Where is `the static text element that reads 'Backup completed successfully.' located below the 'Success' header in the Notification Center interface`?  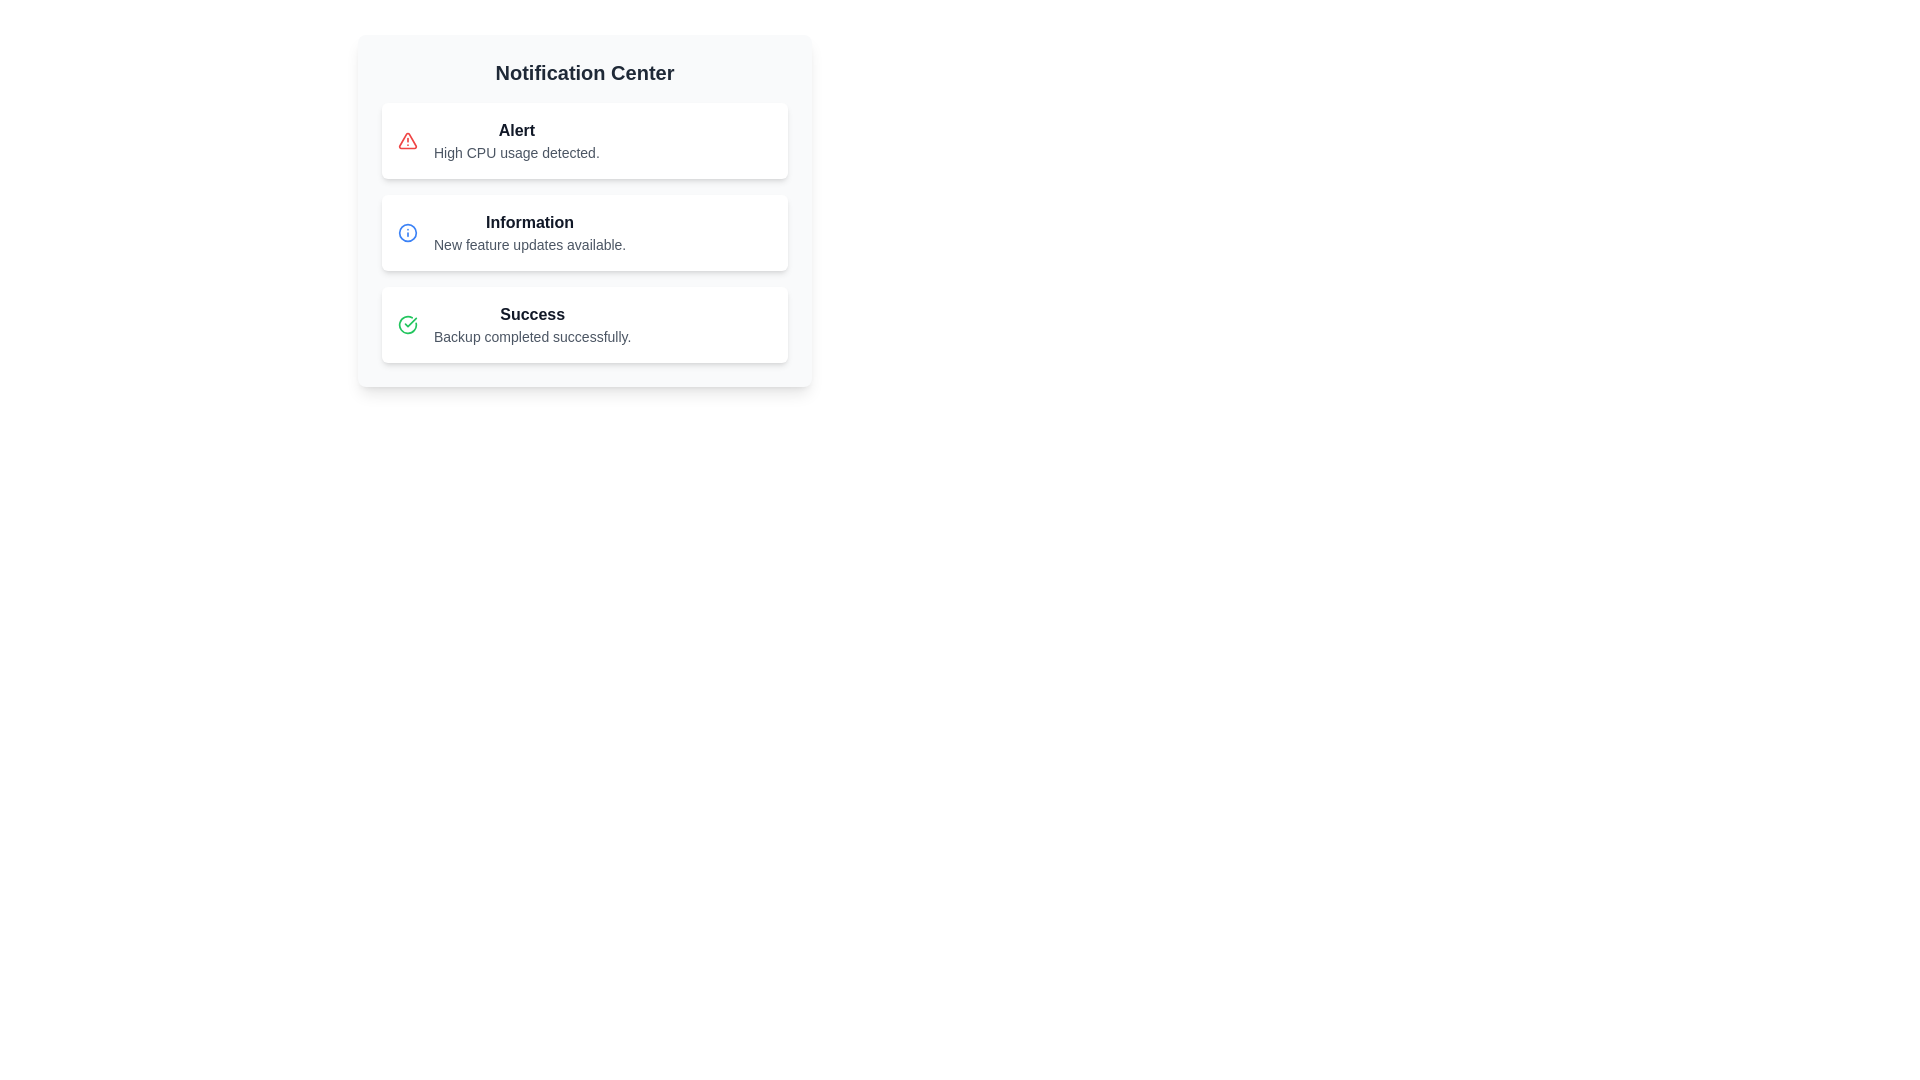
the static text element that reads 'Backup completed successfully.' located below the 'Success' header in the Notification Center interface is located at coordinates (532, 335).